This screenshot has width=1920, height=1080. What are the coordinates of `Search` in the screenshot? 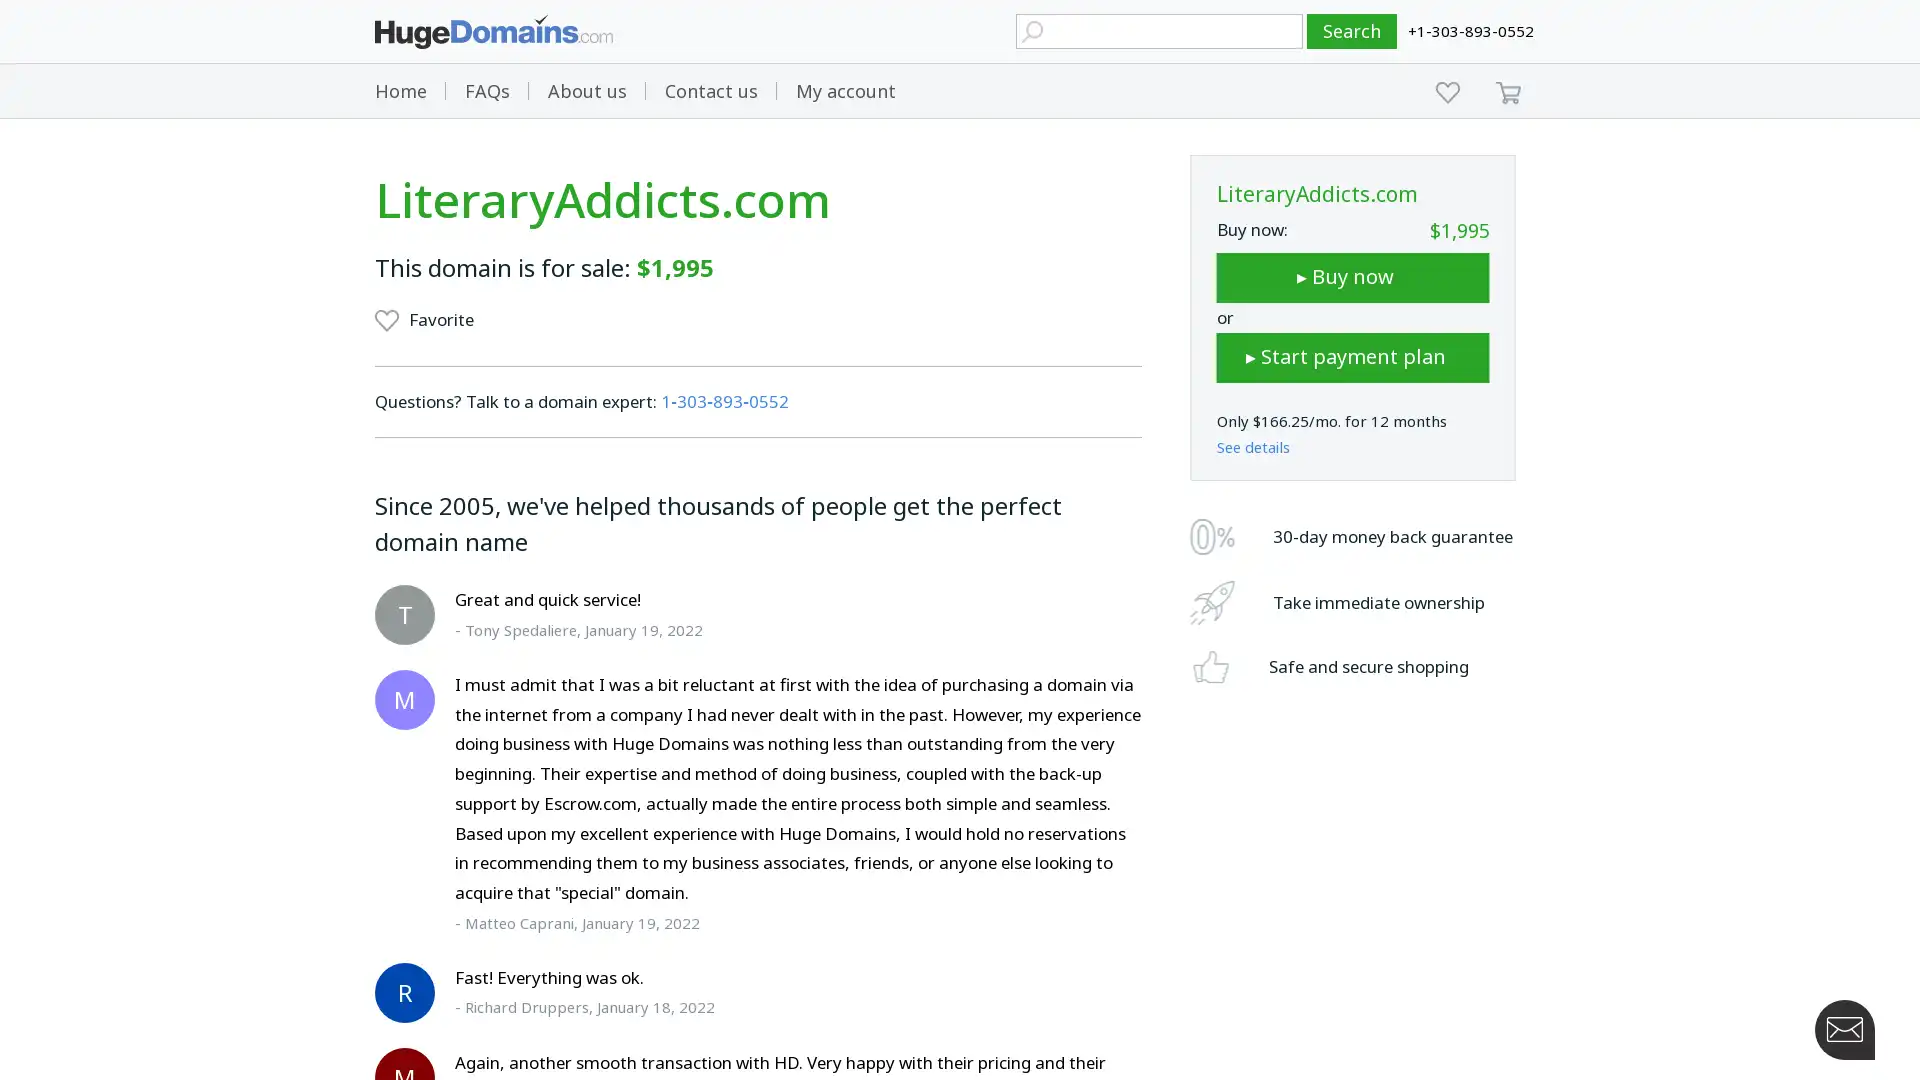 It's located at (1352, 31).